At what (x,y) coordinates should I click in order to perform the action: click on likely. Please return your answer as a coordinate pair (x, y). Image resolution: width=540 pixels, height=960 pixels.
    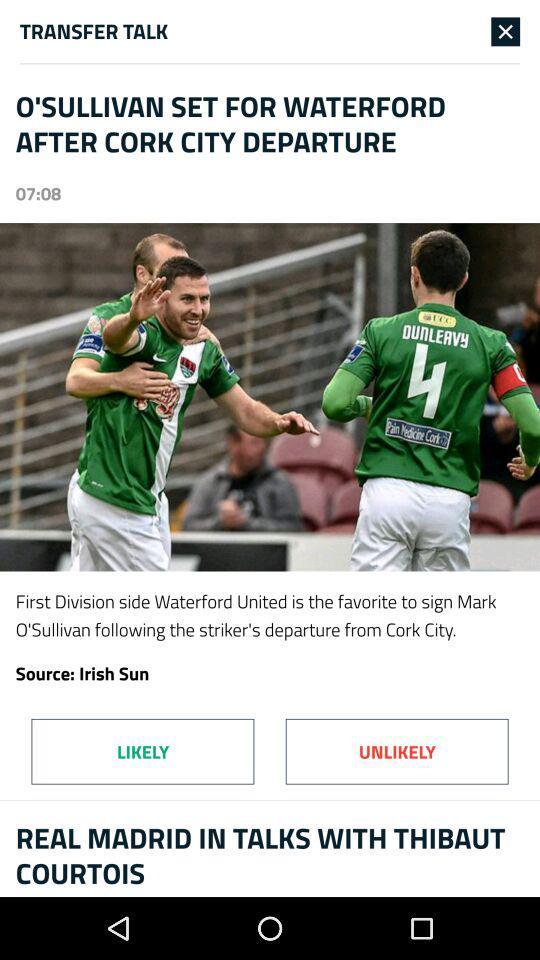
    Looking at the image, I should click on (141, 750).